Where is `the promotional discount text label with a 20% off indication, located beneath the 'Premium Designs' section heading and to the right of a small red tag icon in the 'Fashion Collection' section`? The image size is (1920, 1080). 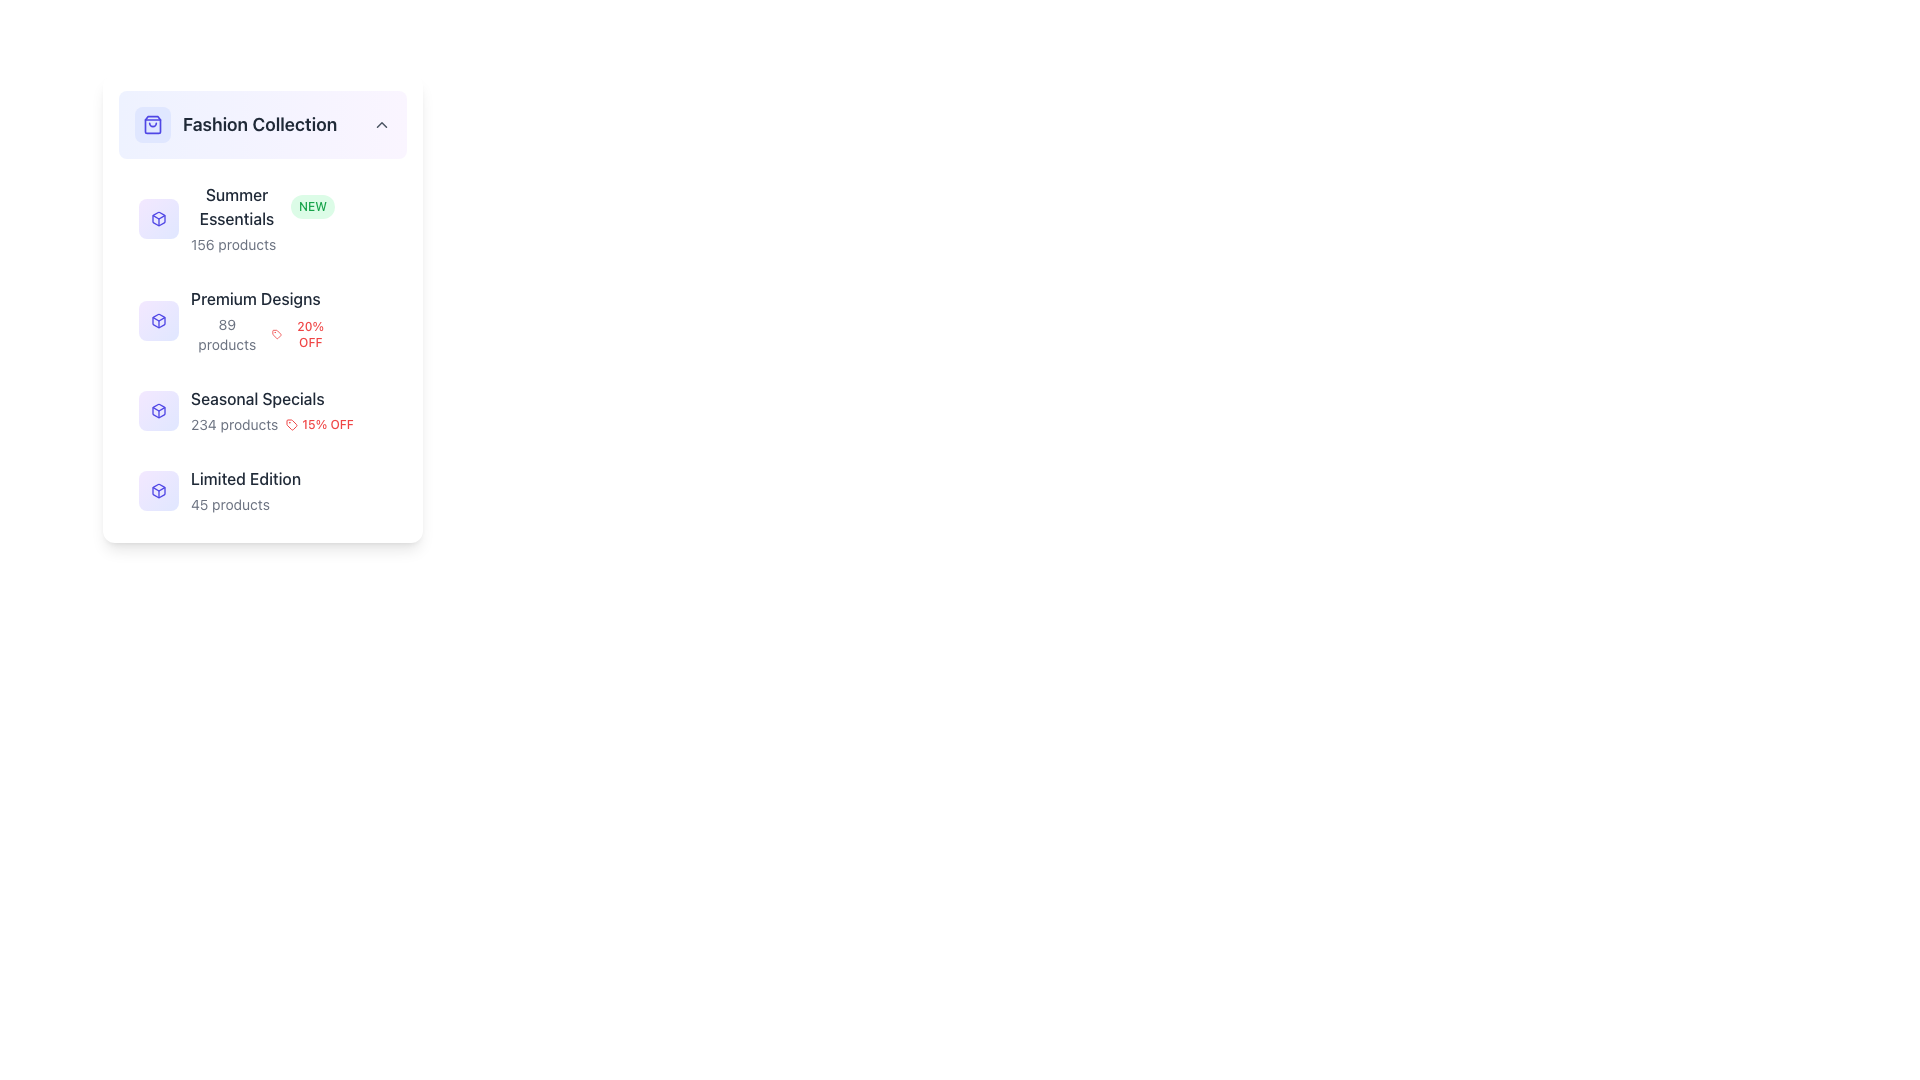
the promotional discount text label with a 20% off indication, located beneath the 'Premium Designs' section heading and to the right of a small red tag icon in the 'Fashion Collection' section is located at coordinates (302, 334).